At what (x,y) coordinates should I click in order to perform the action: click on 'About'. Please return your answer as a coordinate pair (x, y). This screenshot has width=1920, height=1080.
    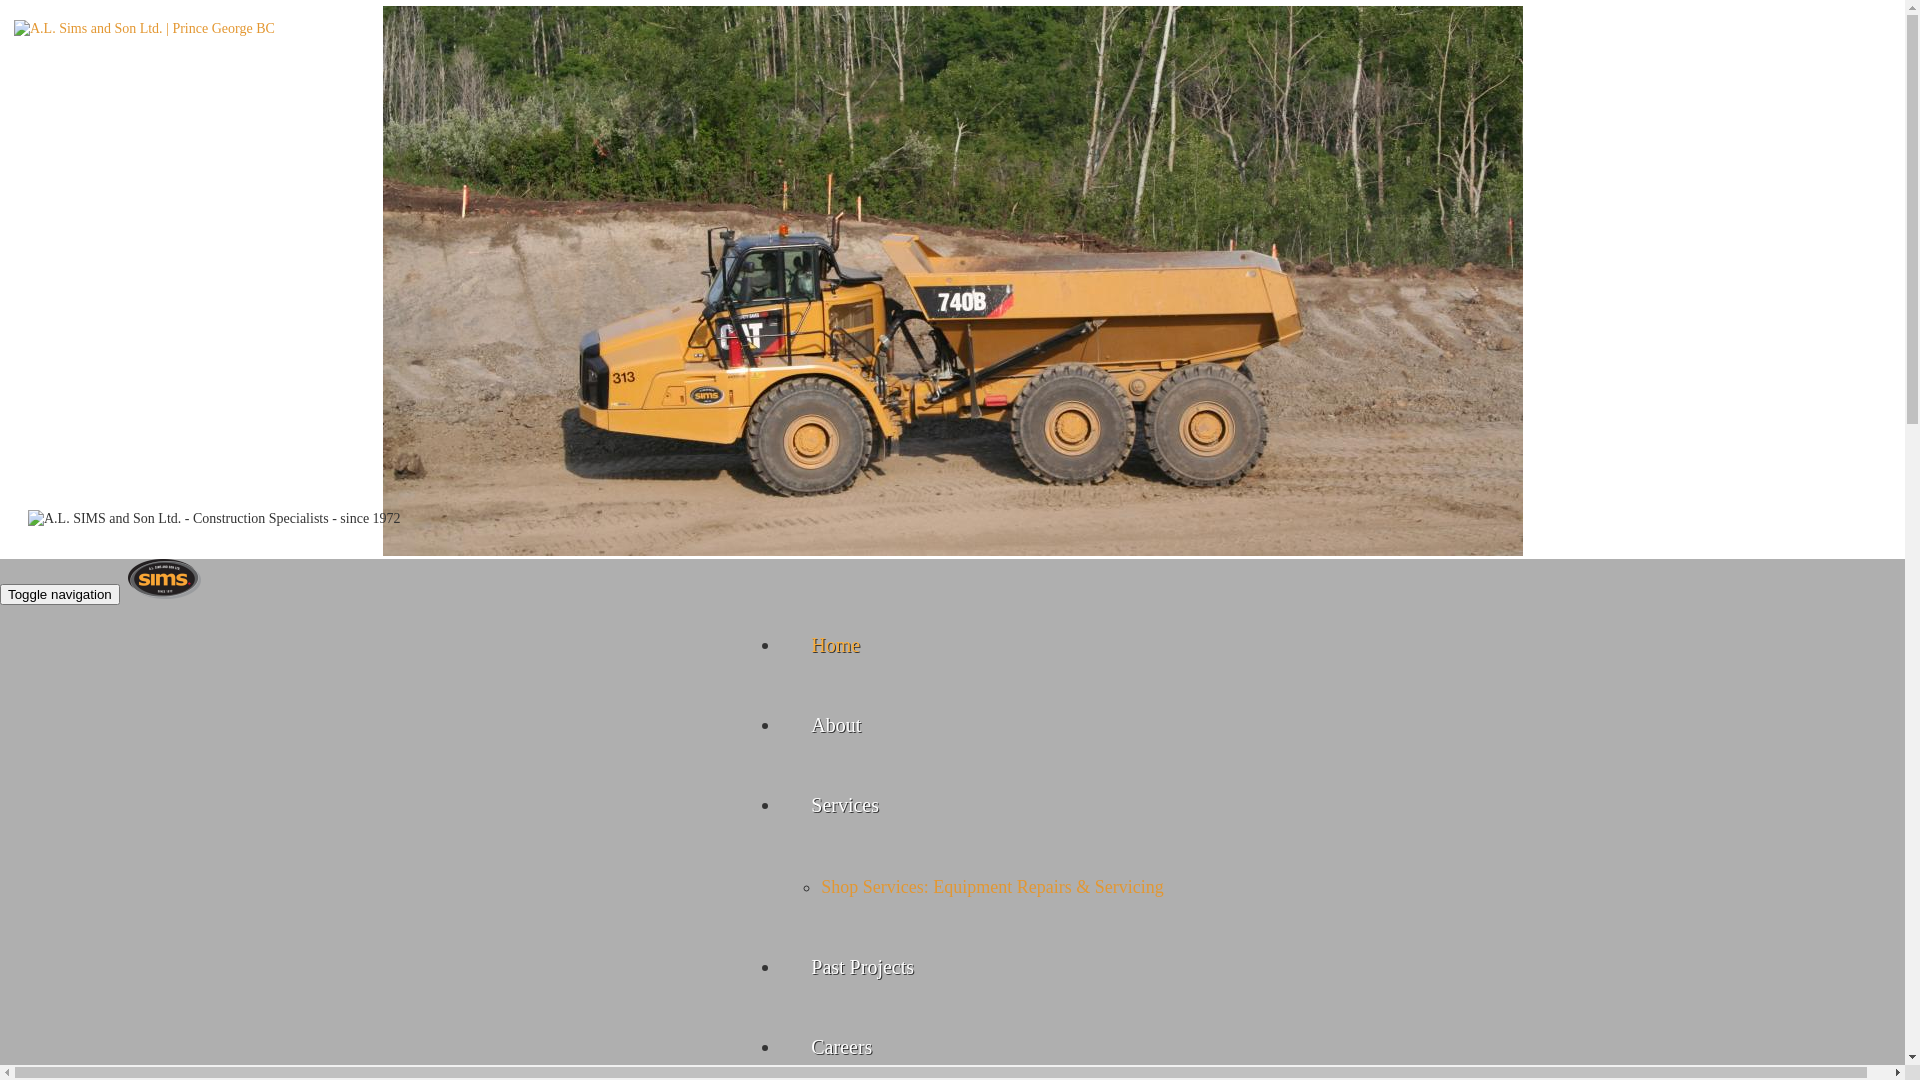
    Looking at the image, I should click on (835, 725).